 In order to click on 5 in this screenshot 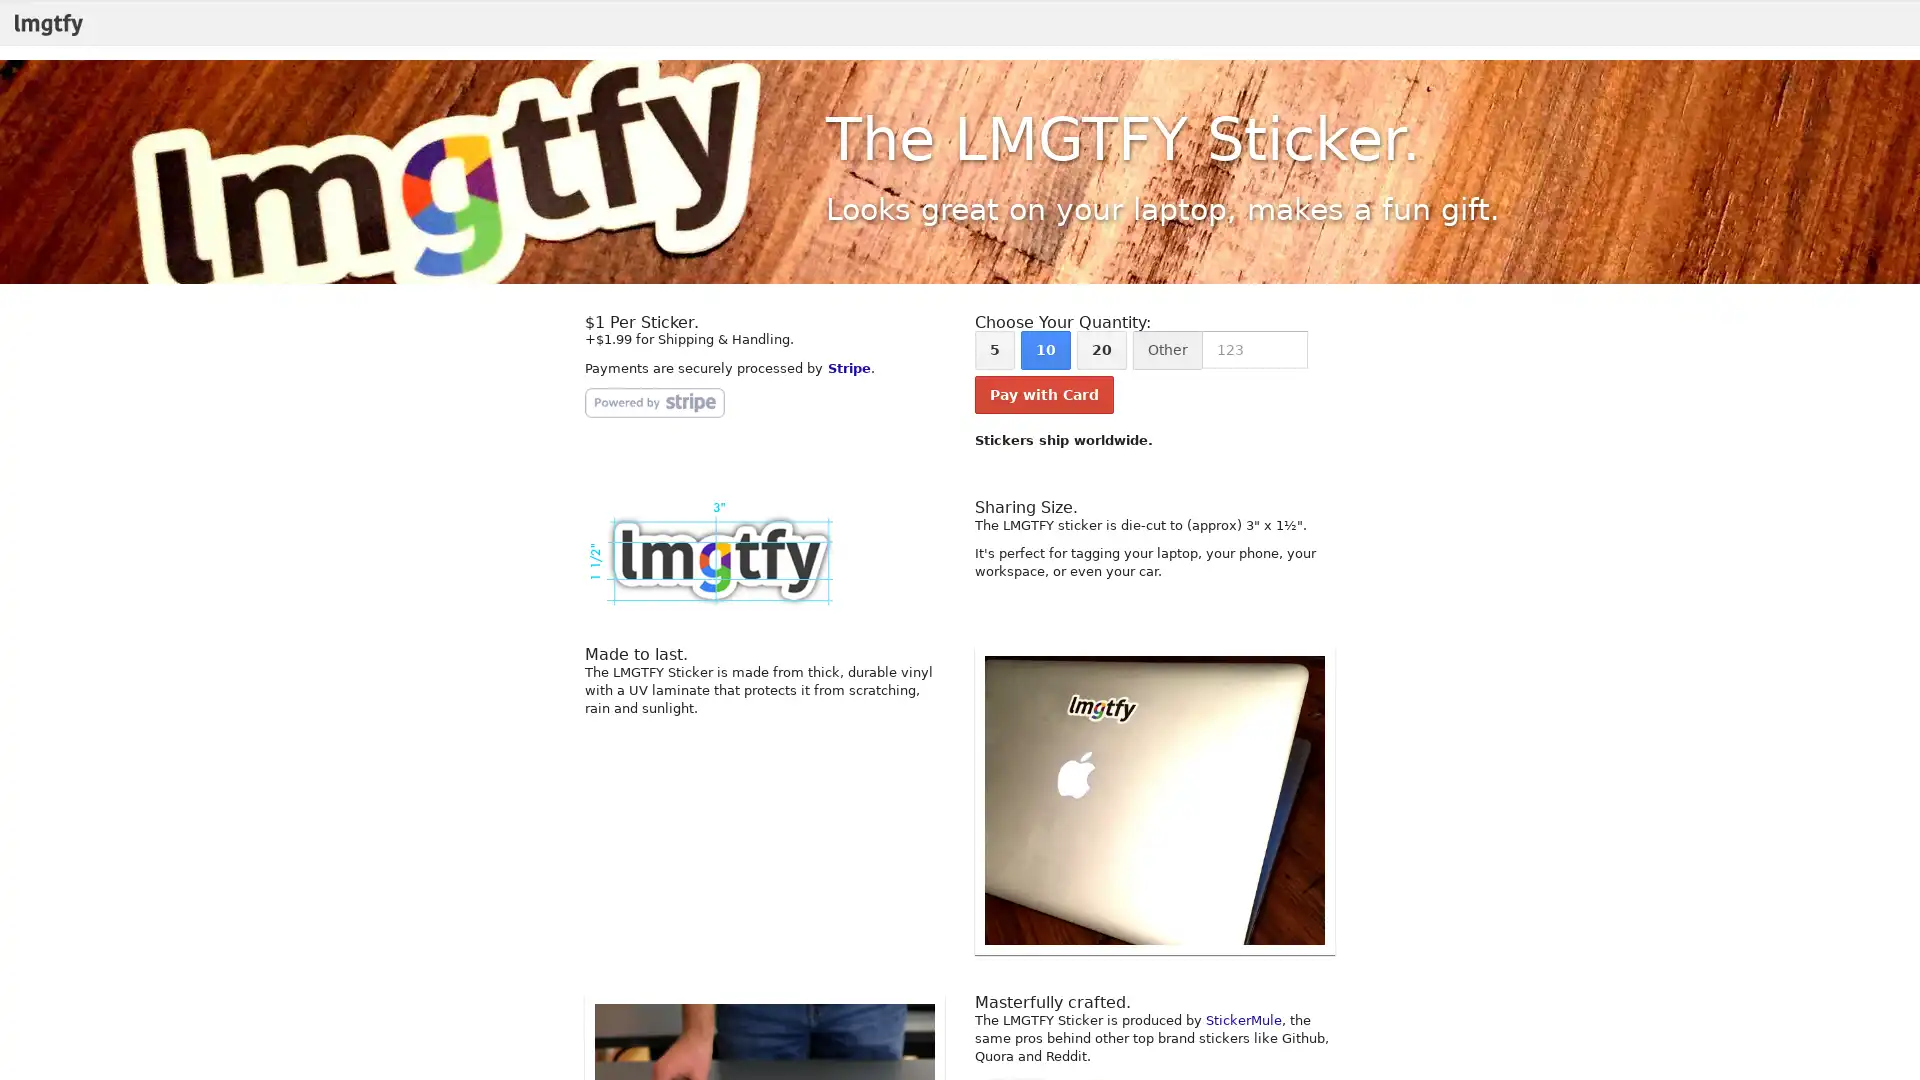, I will do `click(994, 349)`.